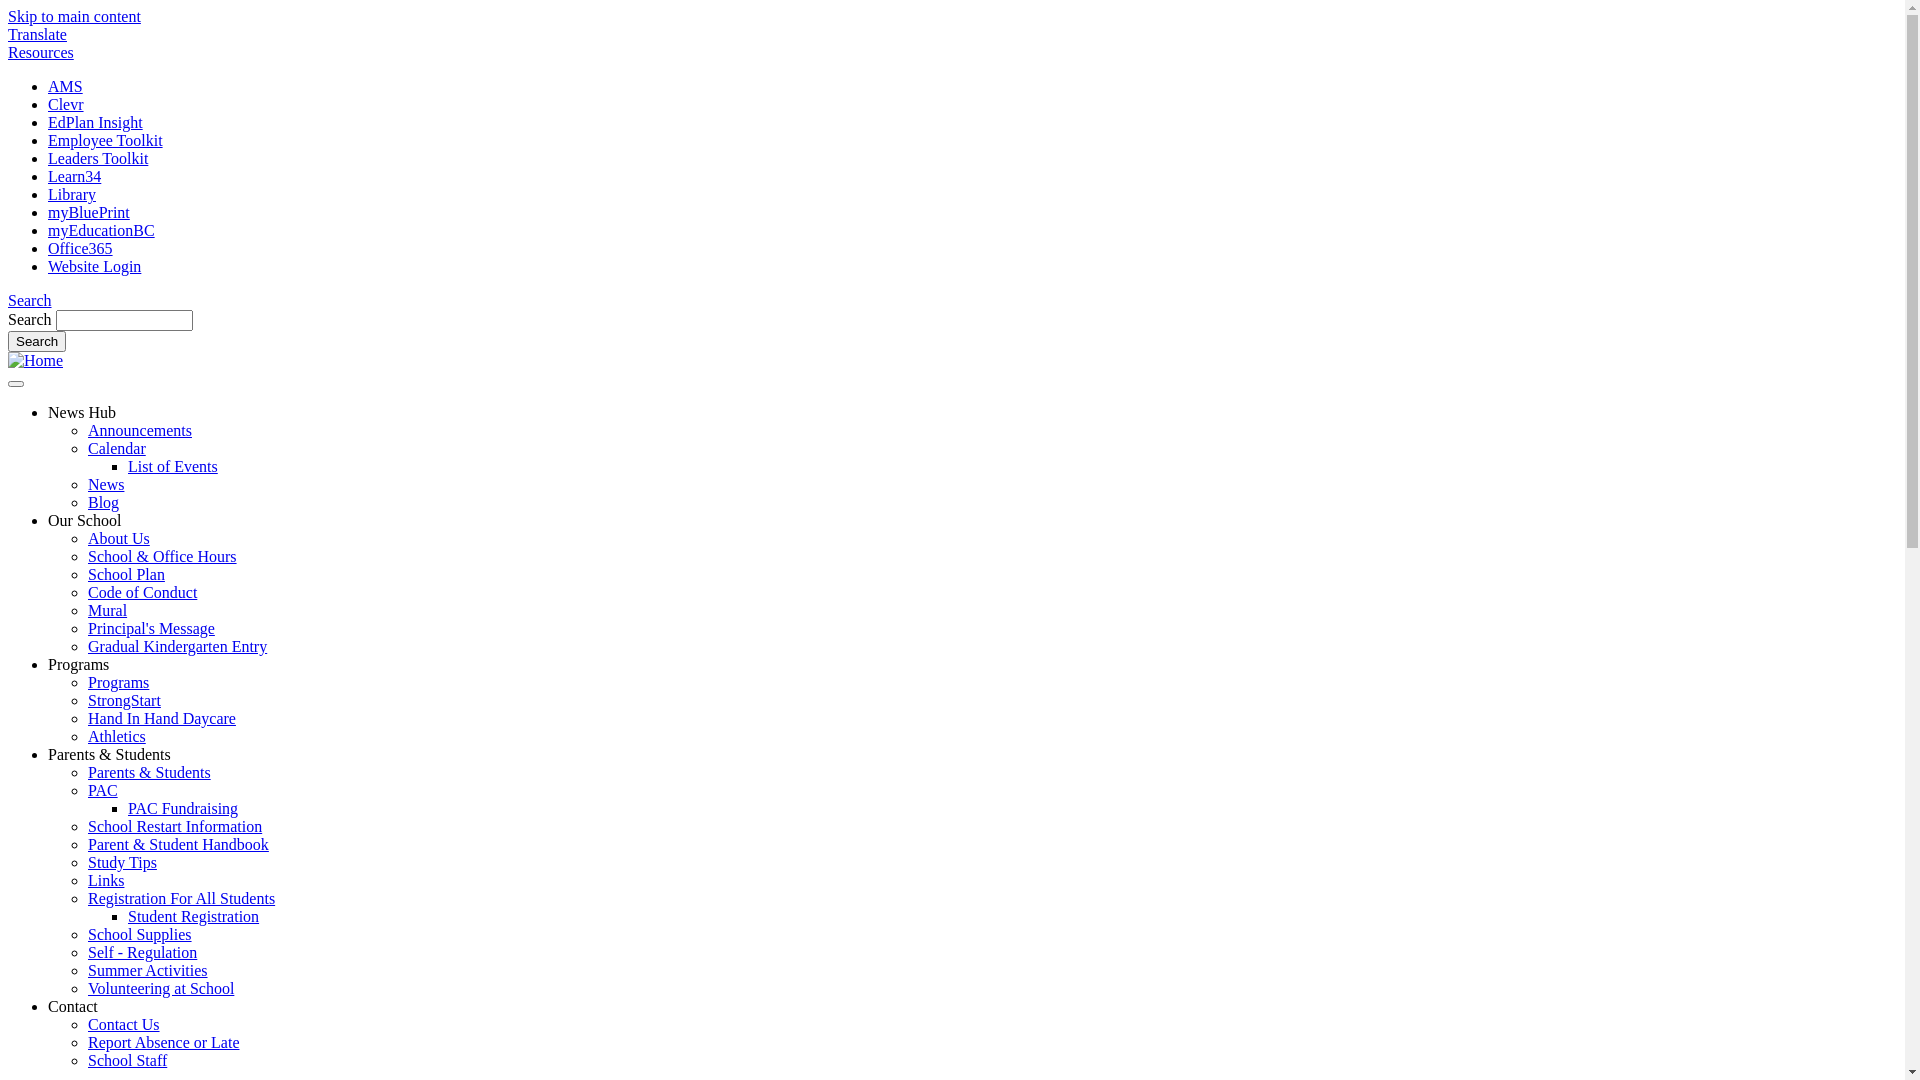 Image resolution: width=1920 pixels, height=1080 pixels. Describe the element at coordinates (41, 51) in the screenshot. I see `'Resources'` at that location.